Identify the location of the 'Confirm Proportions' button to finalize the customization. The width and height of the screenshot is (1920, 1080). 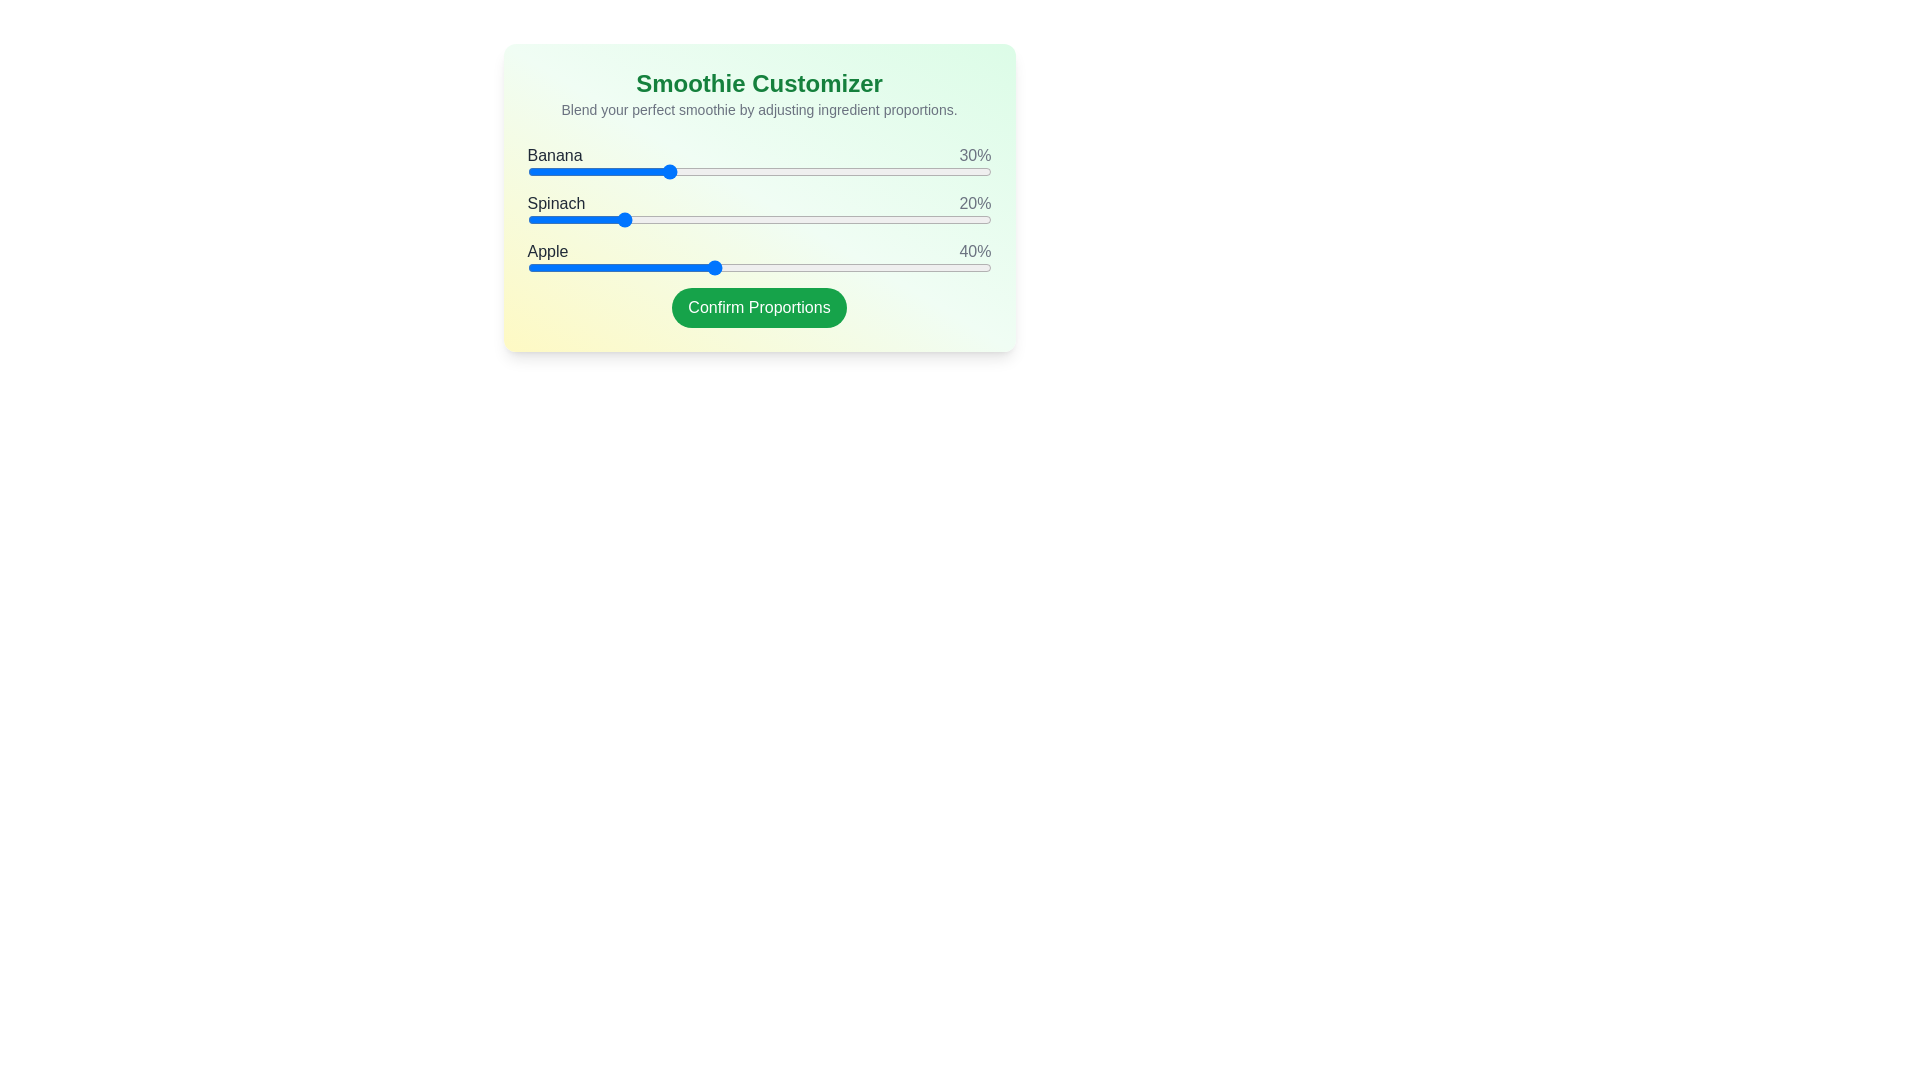
(758, 308).